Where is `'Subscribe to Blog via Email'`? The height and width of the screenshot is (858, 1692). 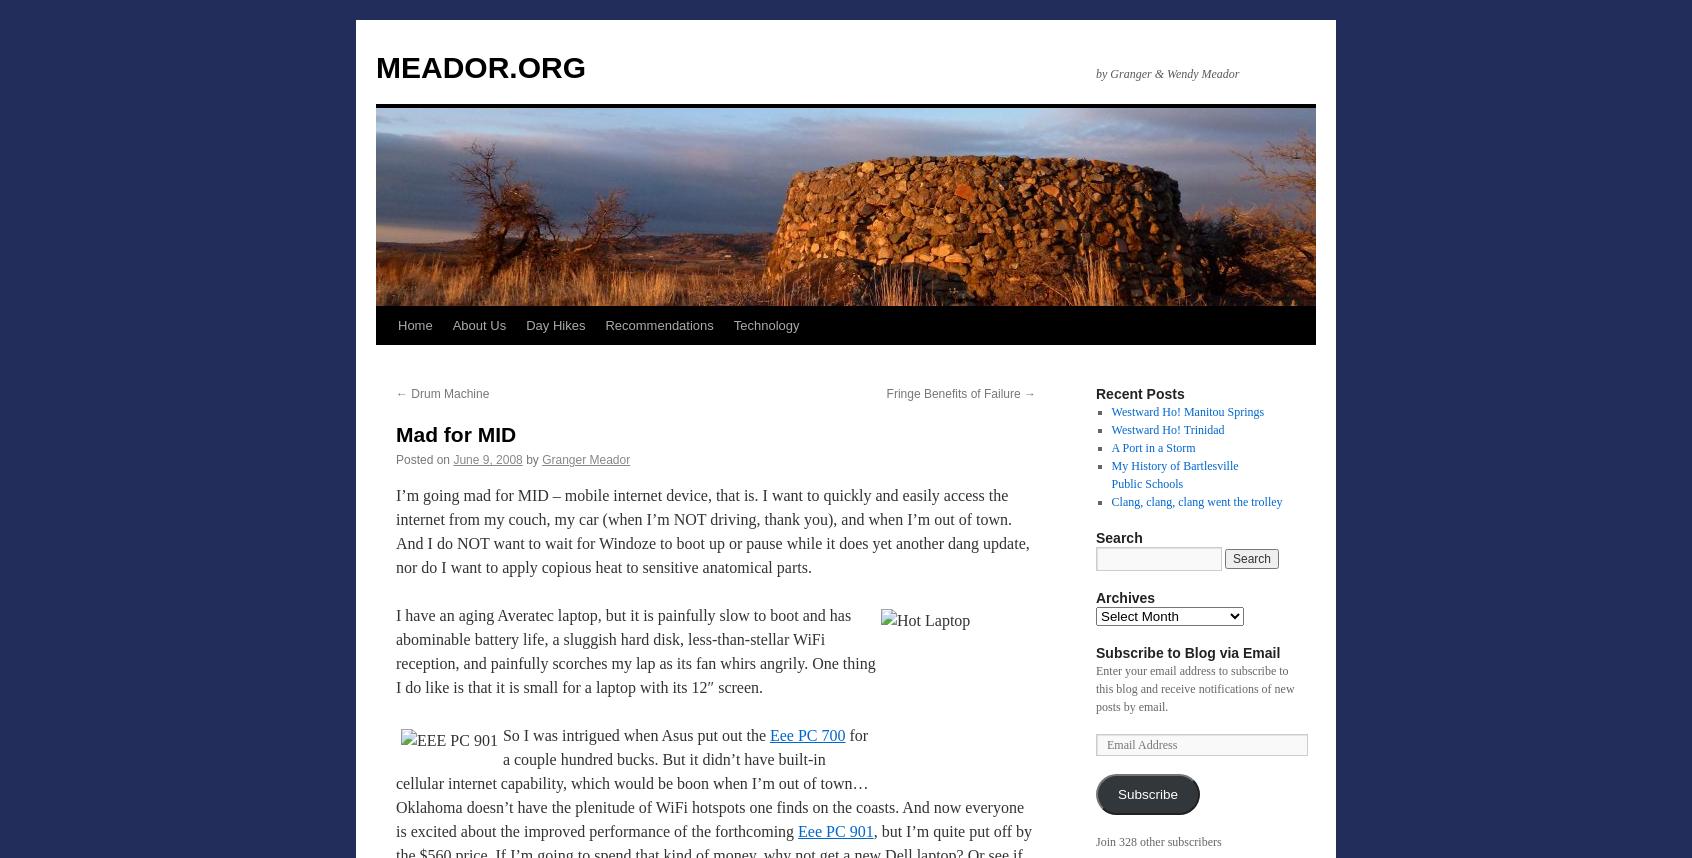
'Subscribe to Blog via Email' is located at coordinates (1186, 652).